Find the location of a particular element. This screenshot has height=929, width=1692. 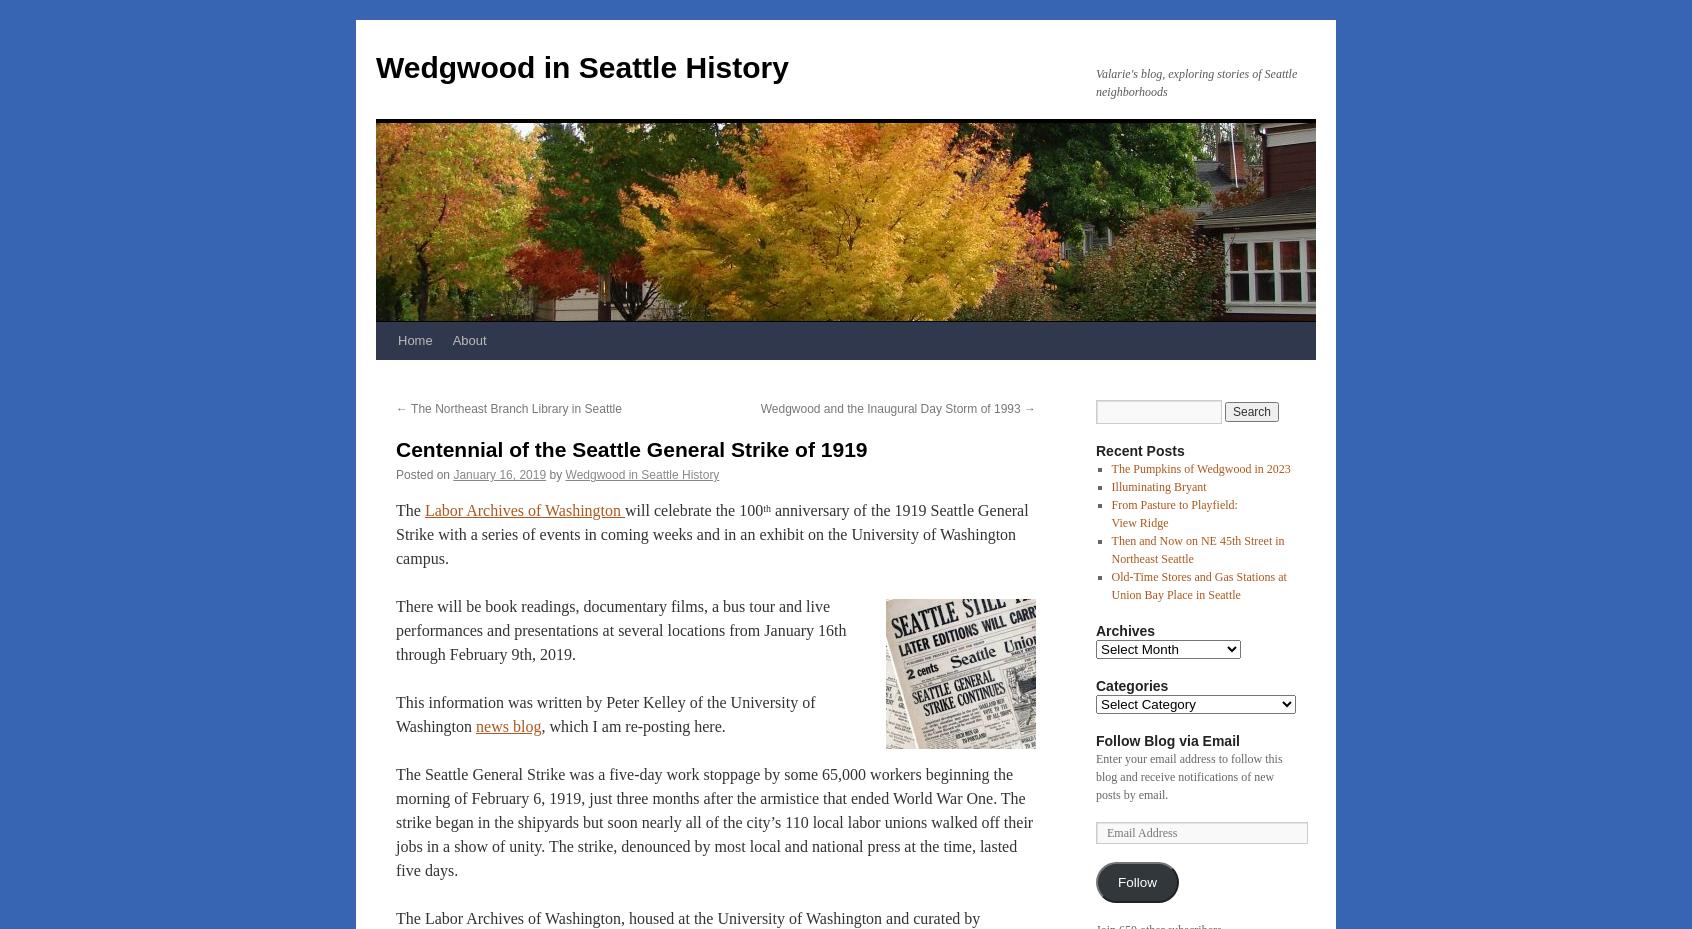

'by' is located at coordinates (549, 474).